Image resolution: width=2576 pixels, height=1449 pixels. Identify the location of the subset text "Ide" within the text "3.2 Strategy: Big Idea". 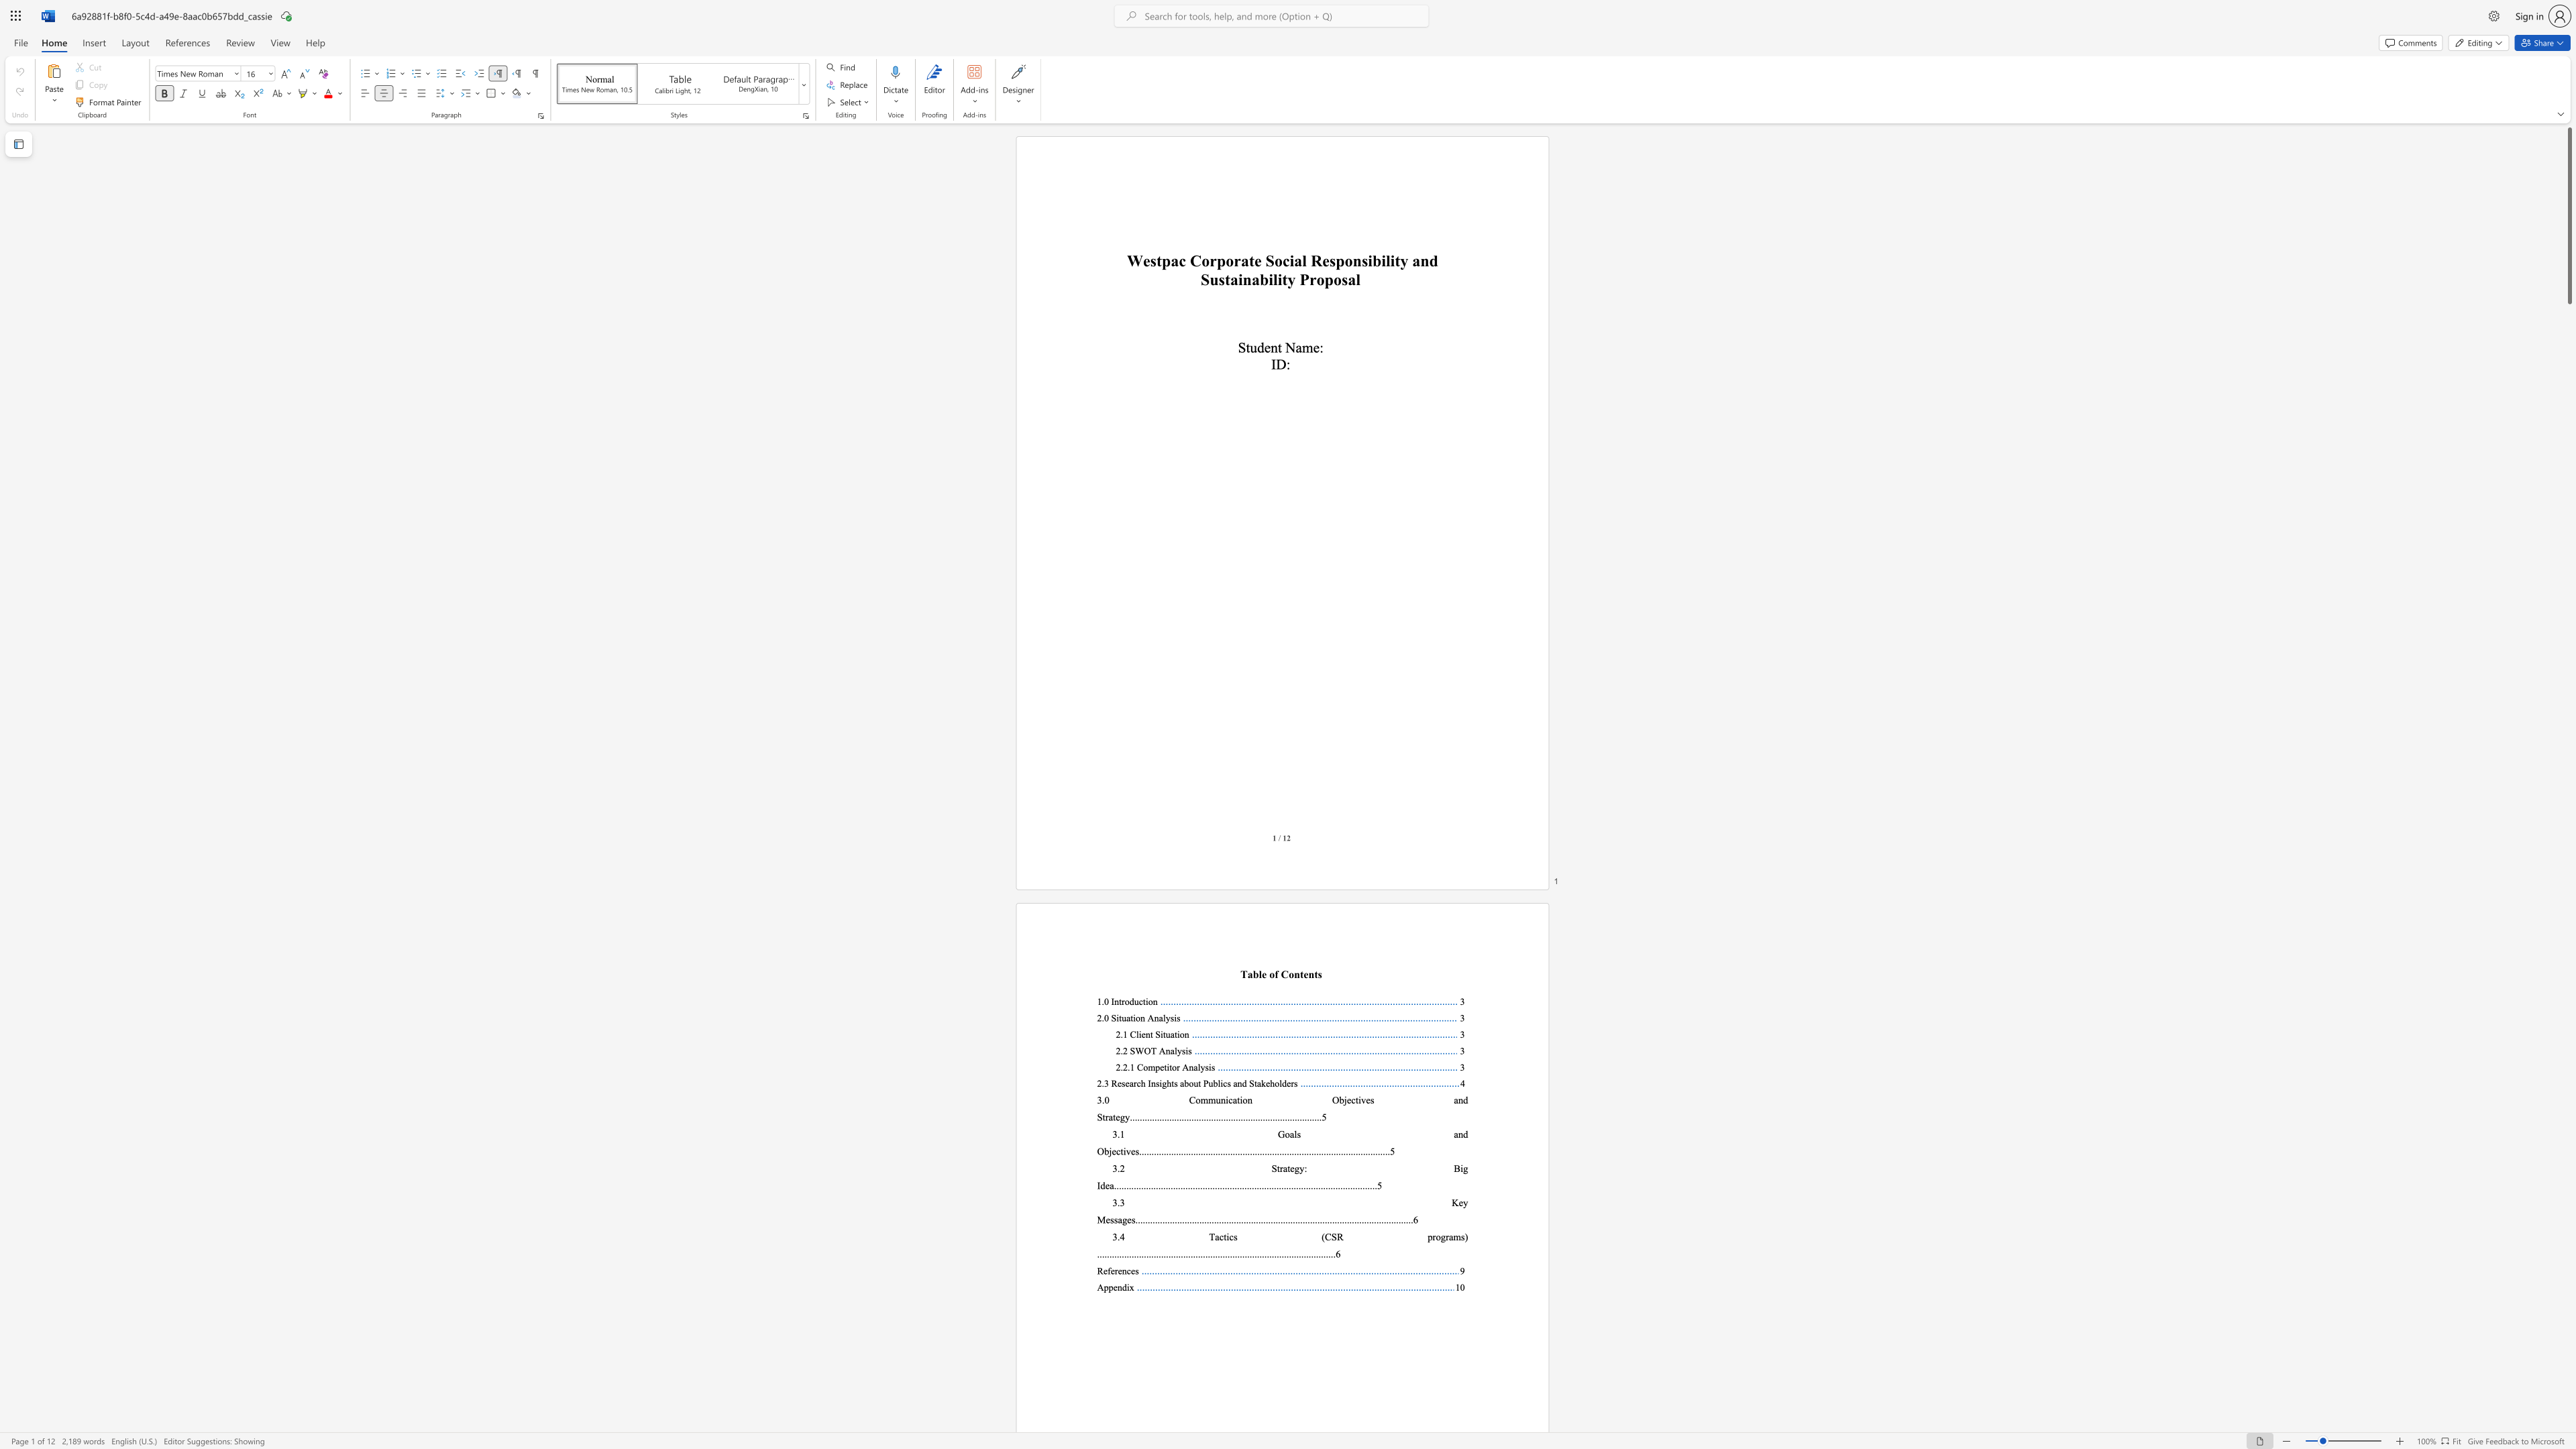
(1096, 1185).